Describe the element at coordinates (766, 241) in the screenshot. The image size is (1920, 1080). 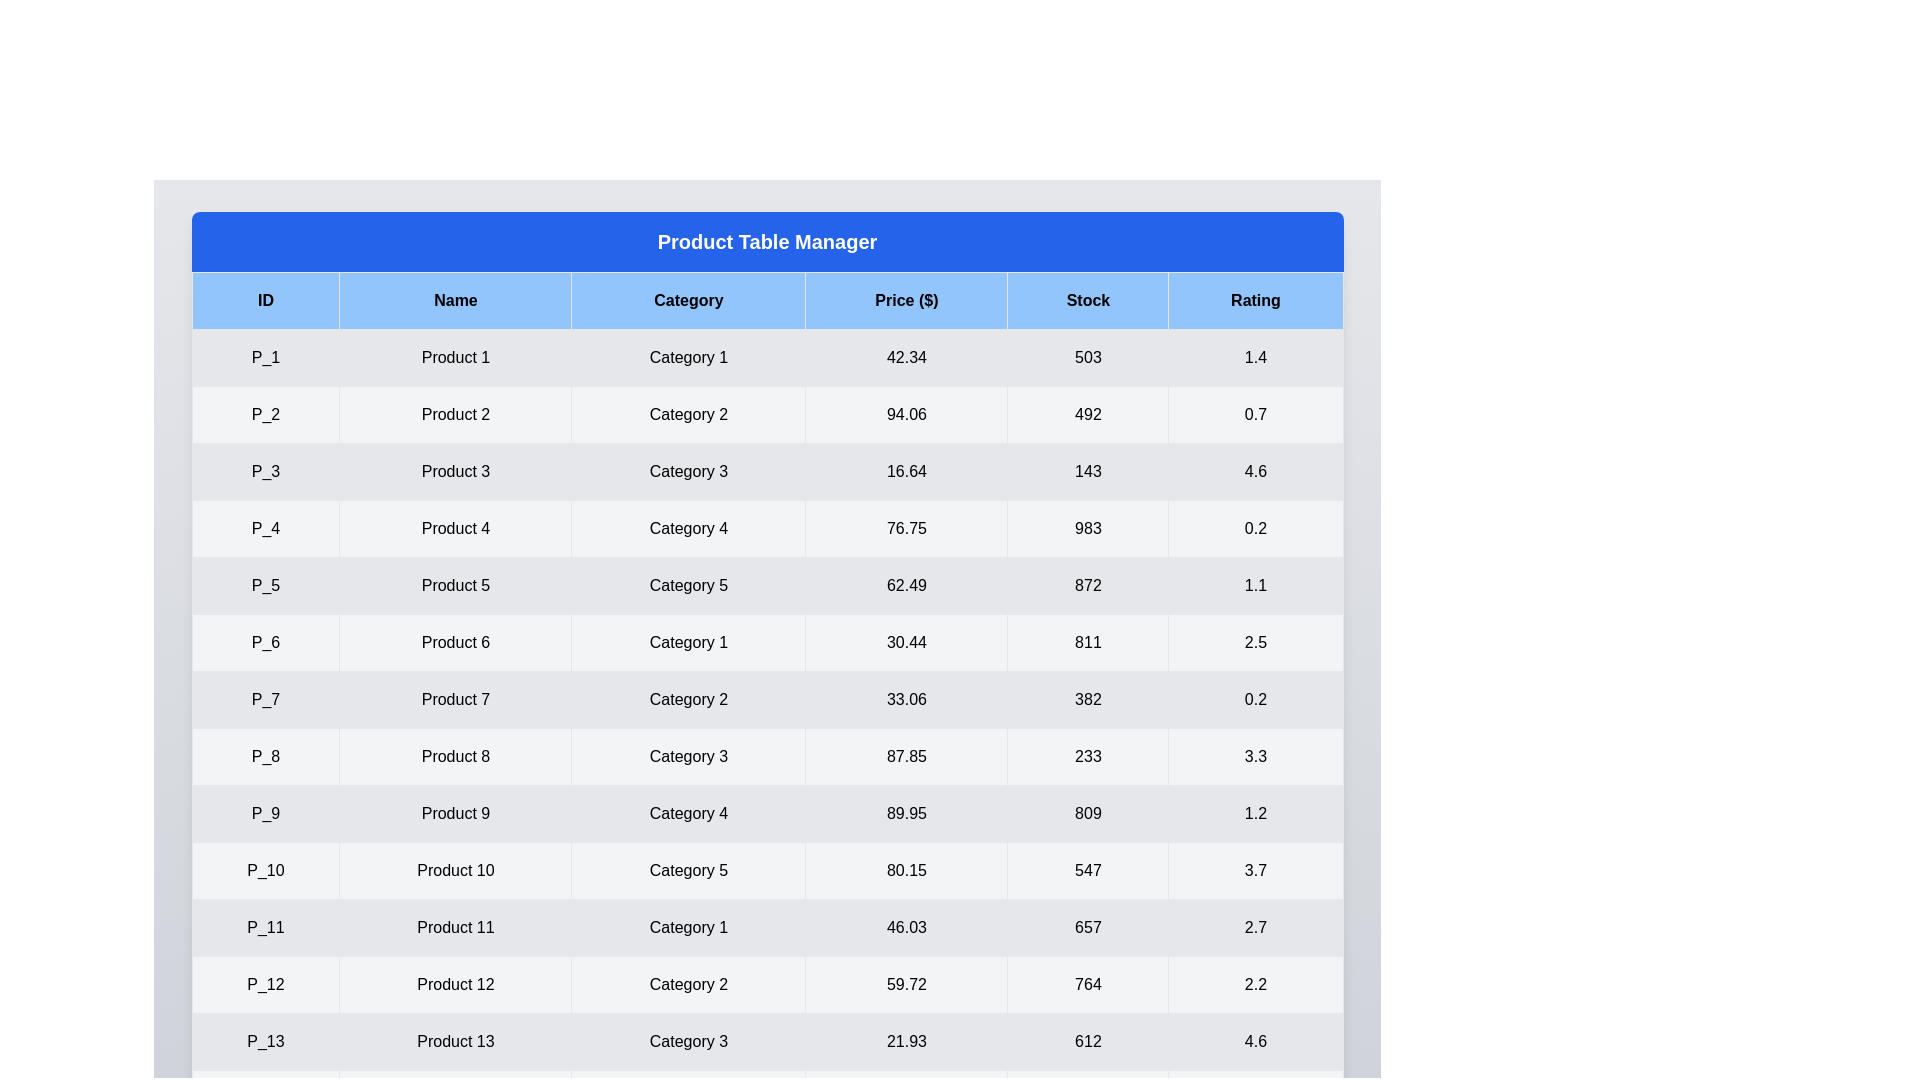
I see `the header title 'Product Table Manager'` at that location.